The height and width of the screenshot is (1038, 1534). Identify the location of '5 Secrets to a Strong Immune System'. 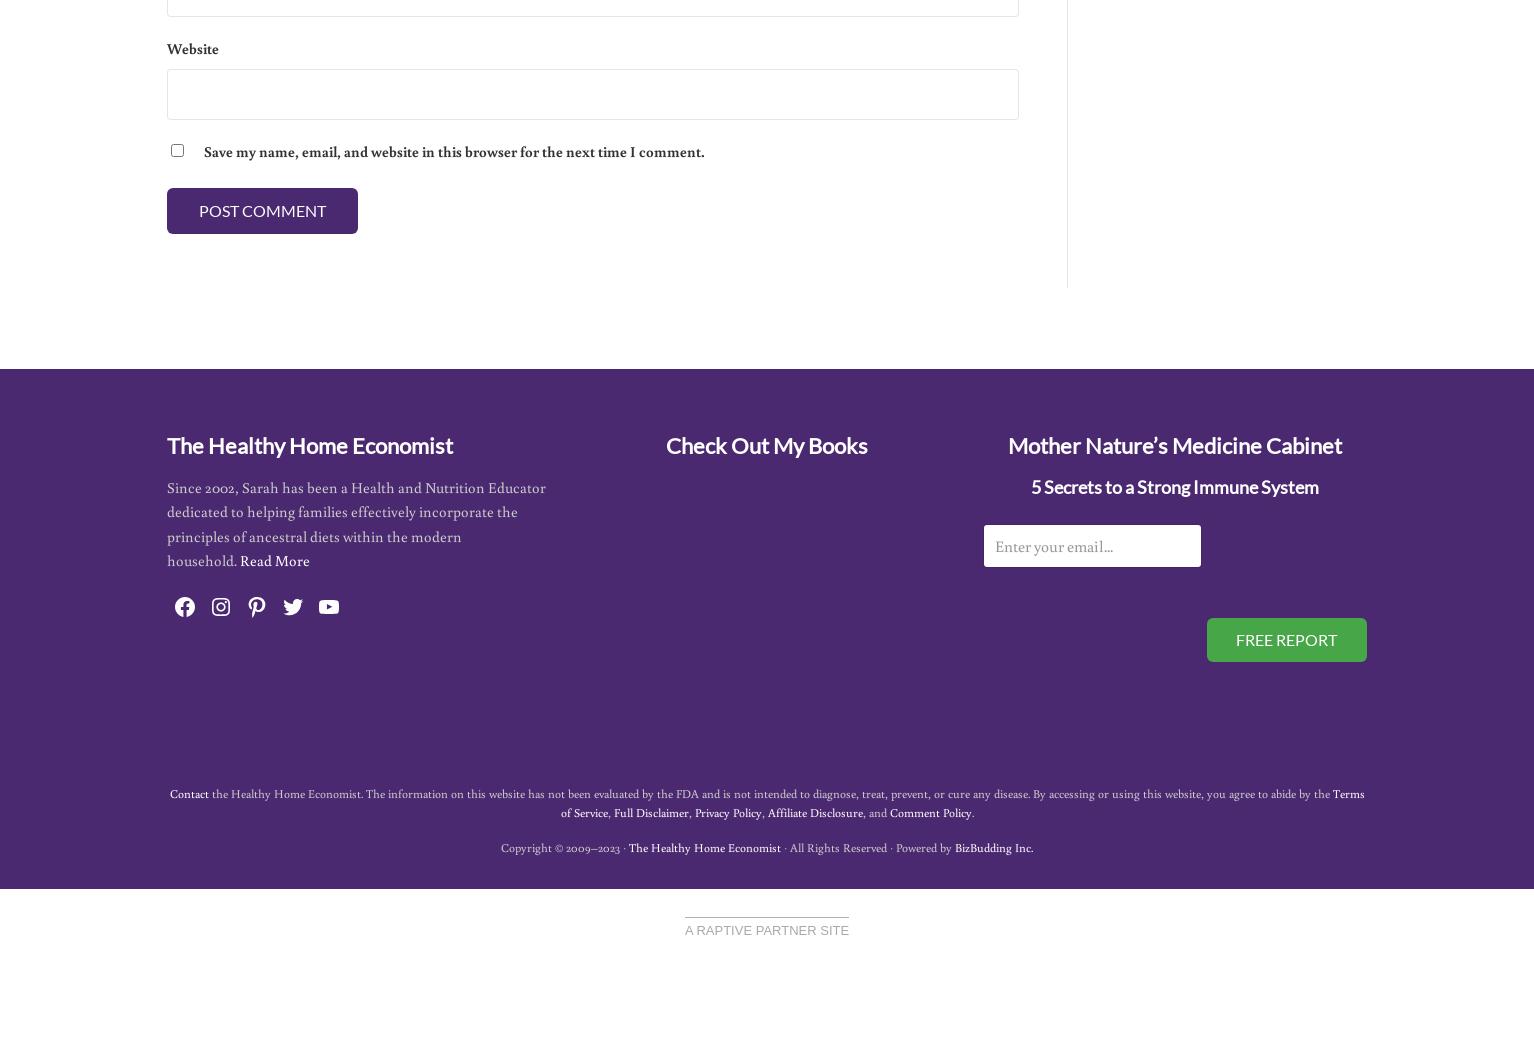
(1029, 485).